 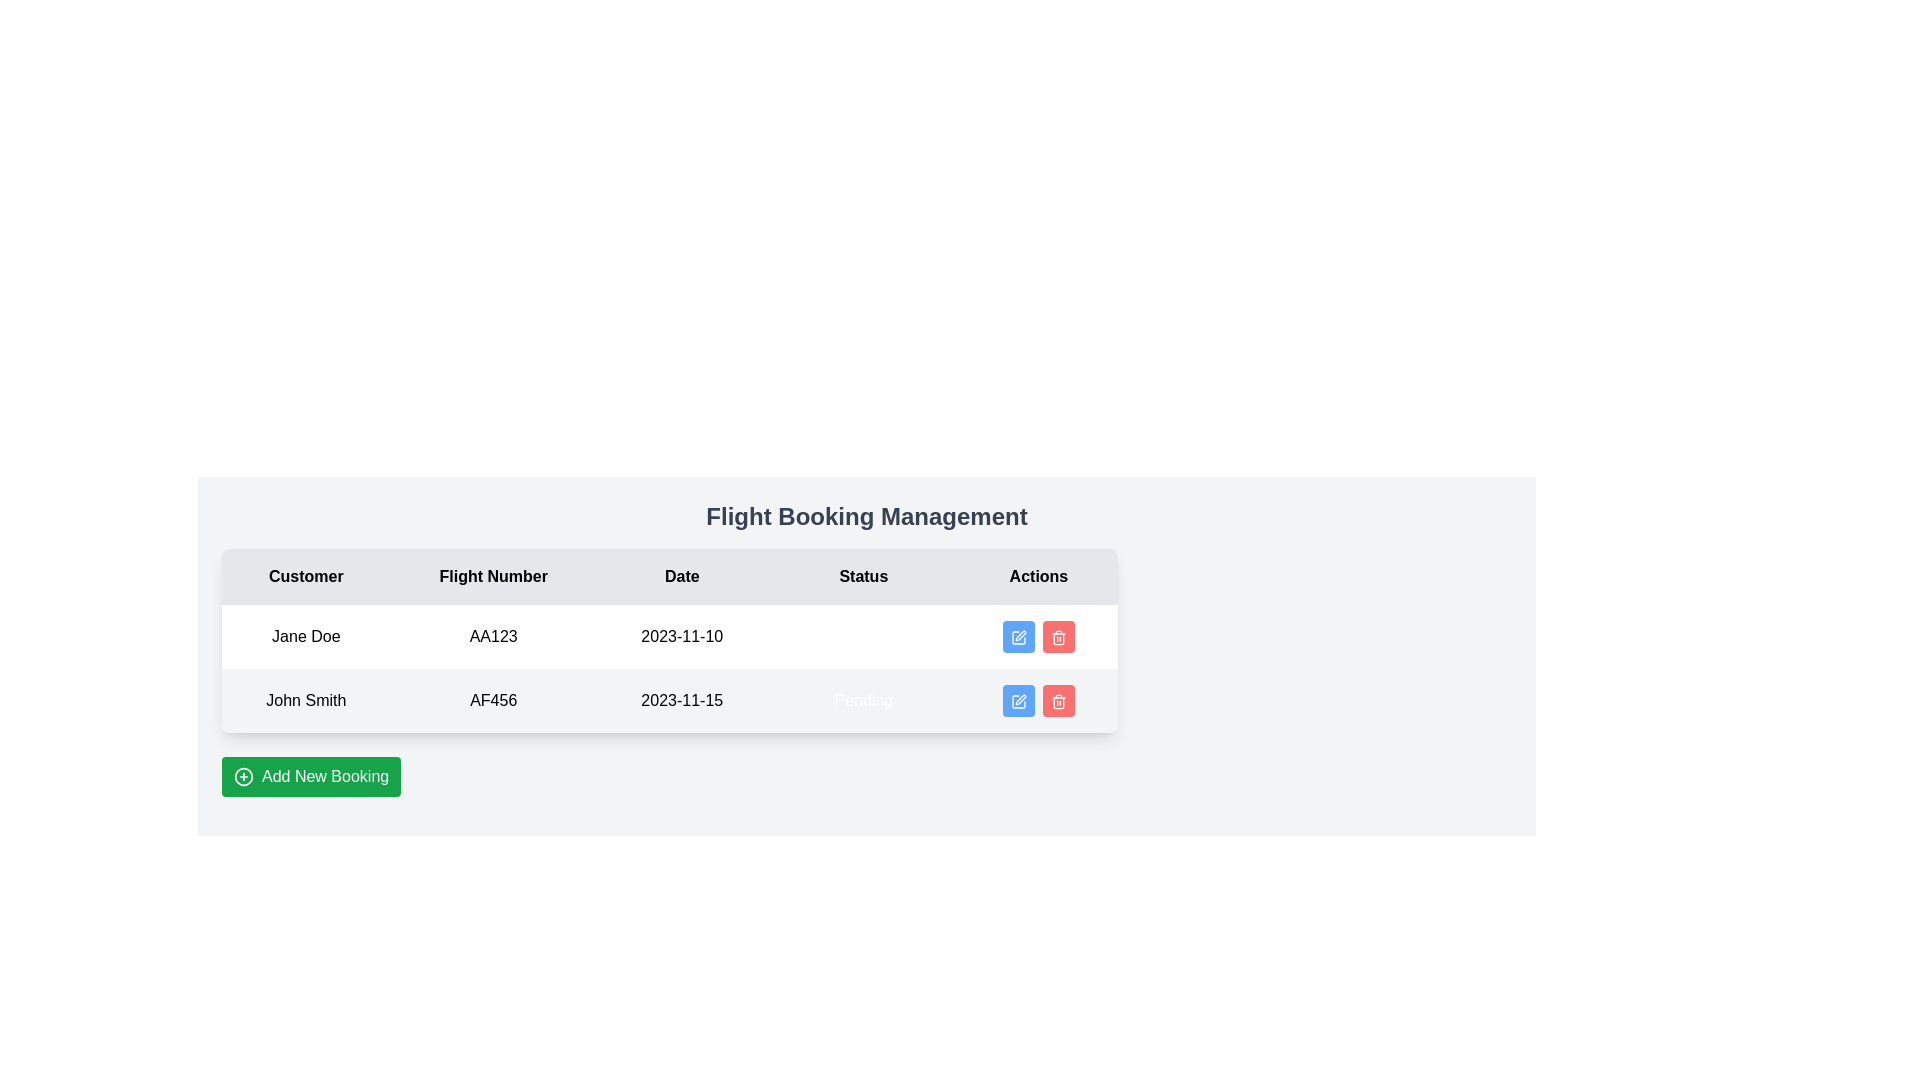 I want to click on the text label displaying '2023-11-15' that is positioned within the table row for 'John Smith' under the 'Date' column, so click(x=682, y=700).